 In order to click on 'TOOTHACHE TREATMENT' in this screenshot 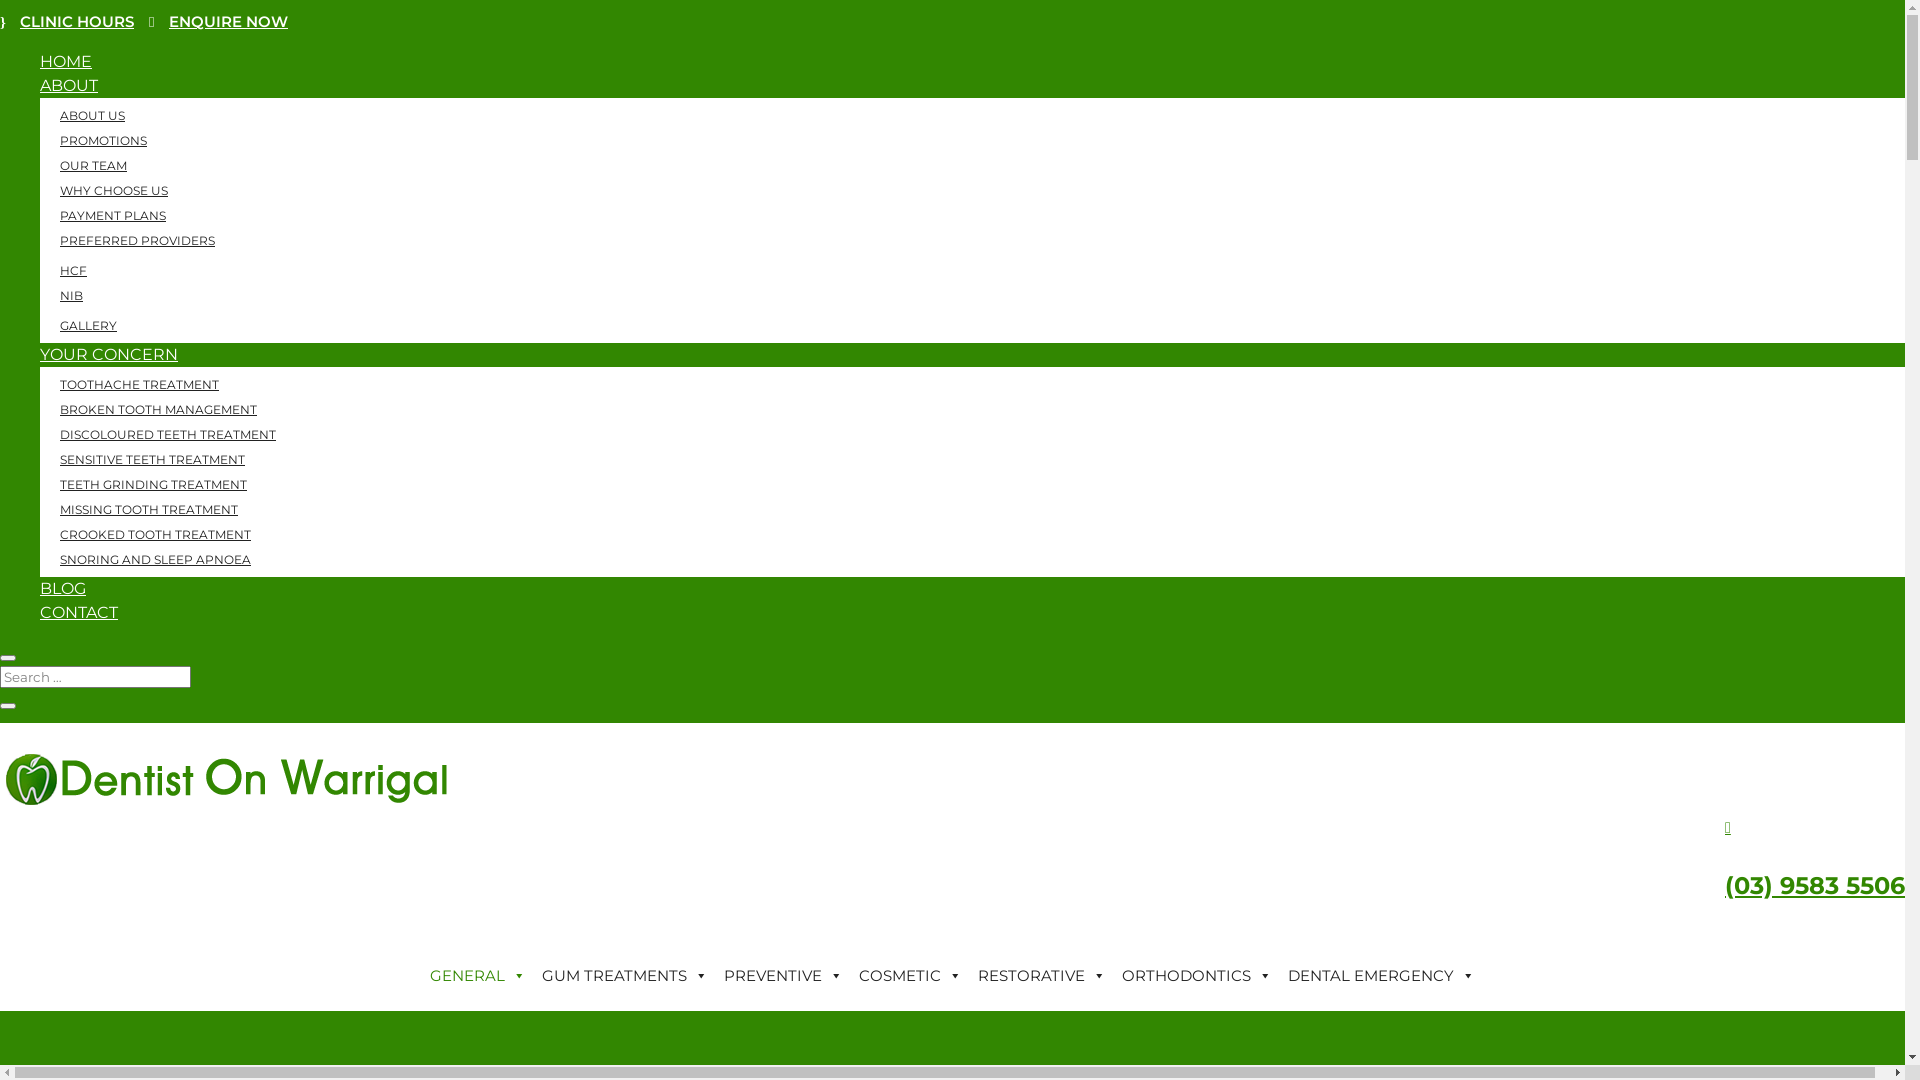, I will do `click(138, 384)`.